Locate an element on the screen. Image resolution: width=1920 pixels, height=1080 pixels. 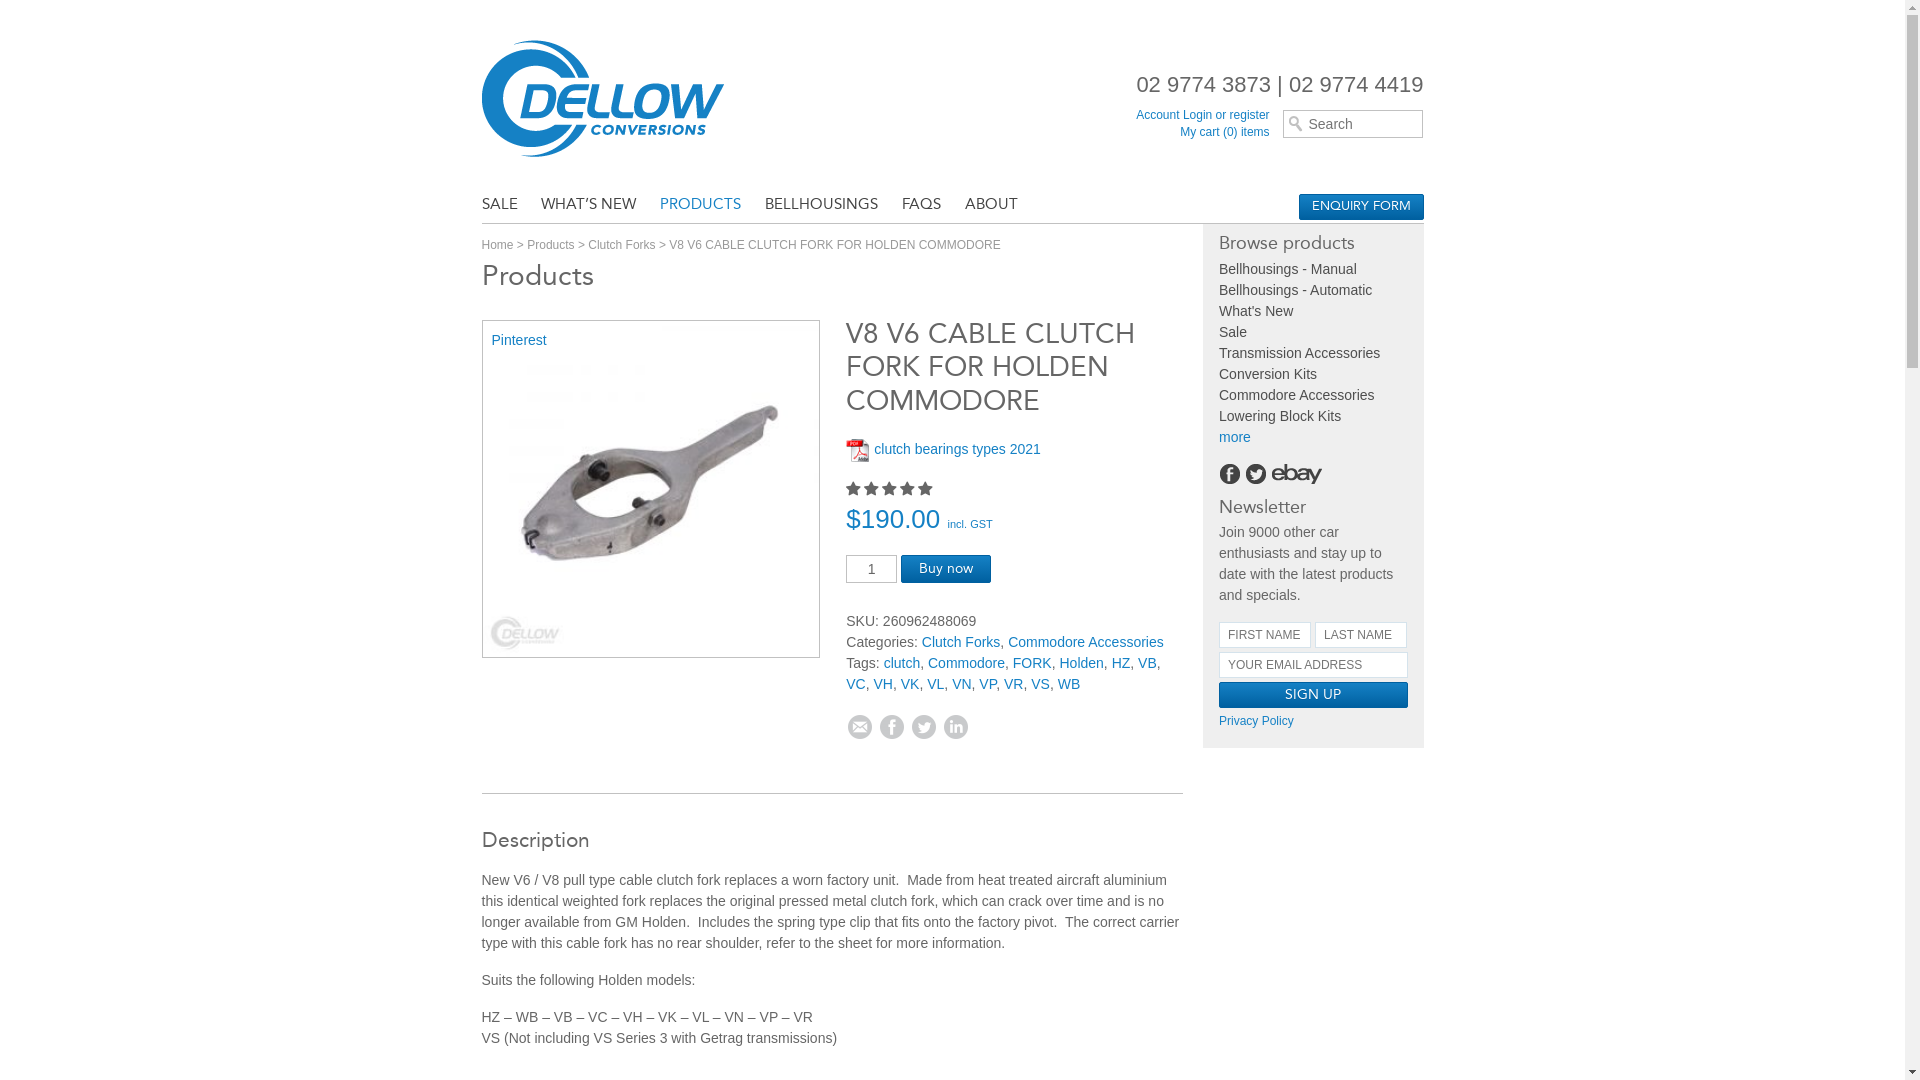
'Commodore' is located at coordinates (926, 663).